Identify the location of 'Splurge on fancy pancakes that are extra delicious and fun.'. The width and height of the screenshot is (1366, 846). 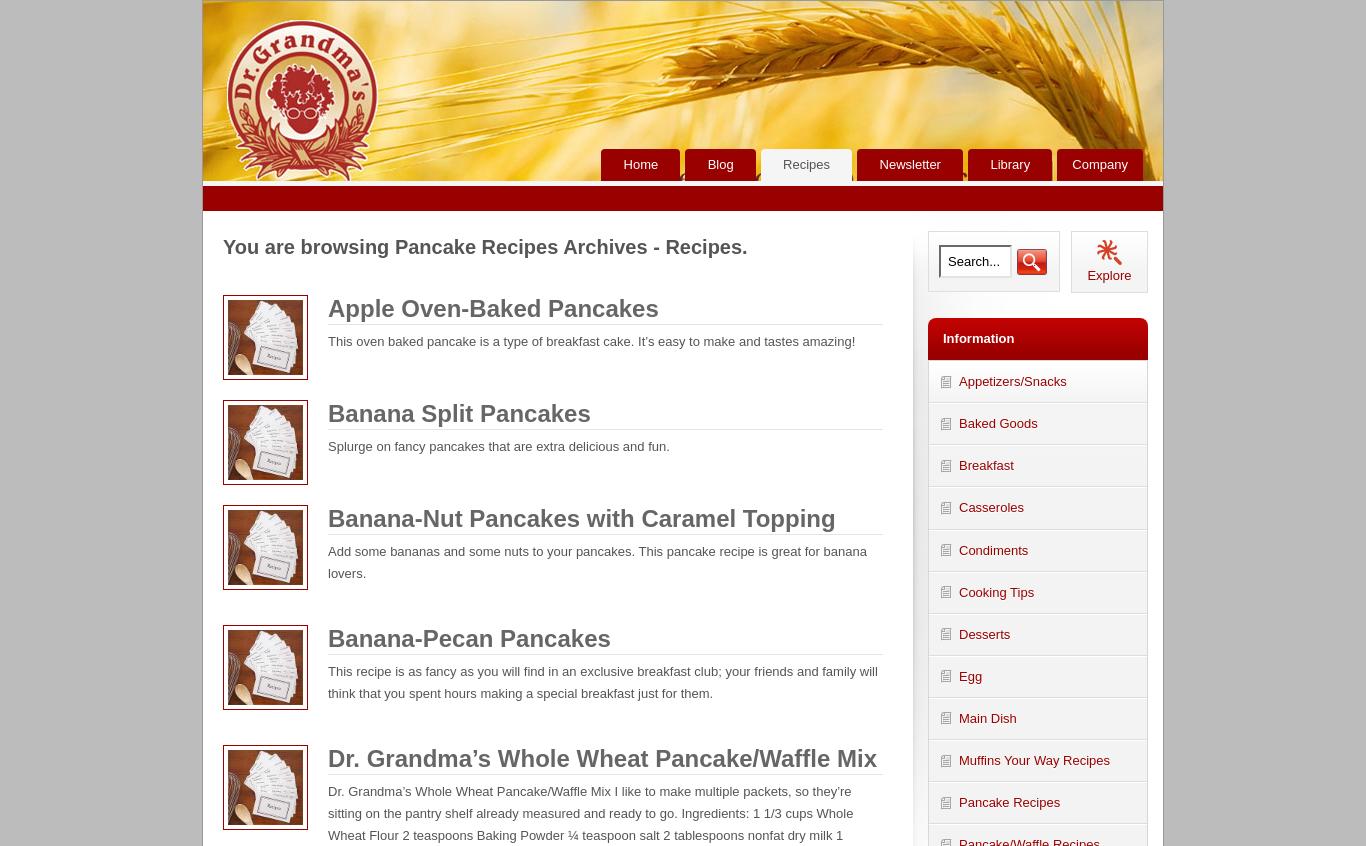
(498, 444).